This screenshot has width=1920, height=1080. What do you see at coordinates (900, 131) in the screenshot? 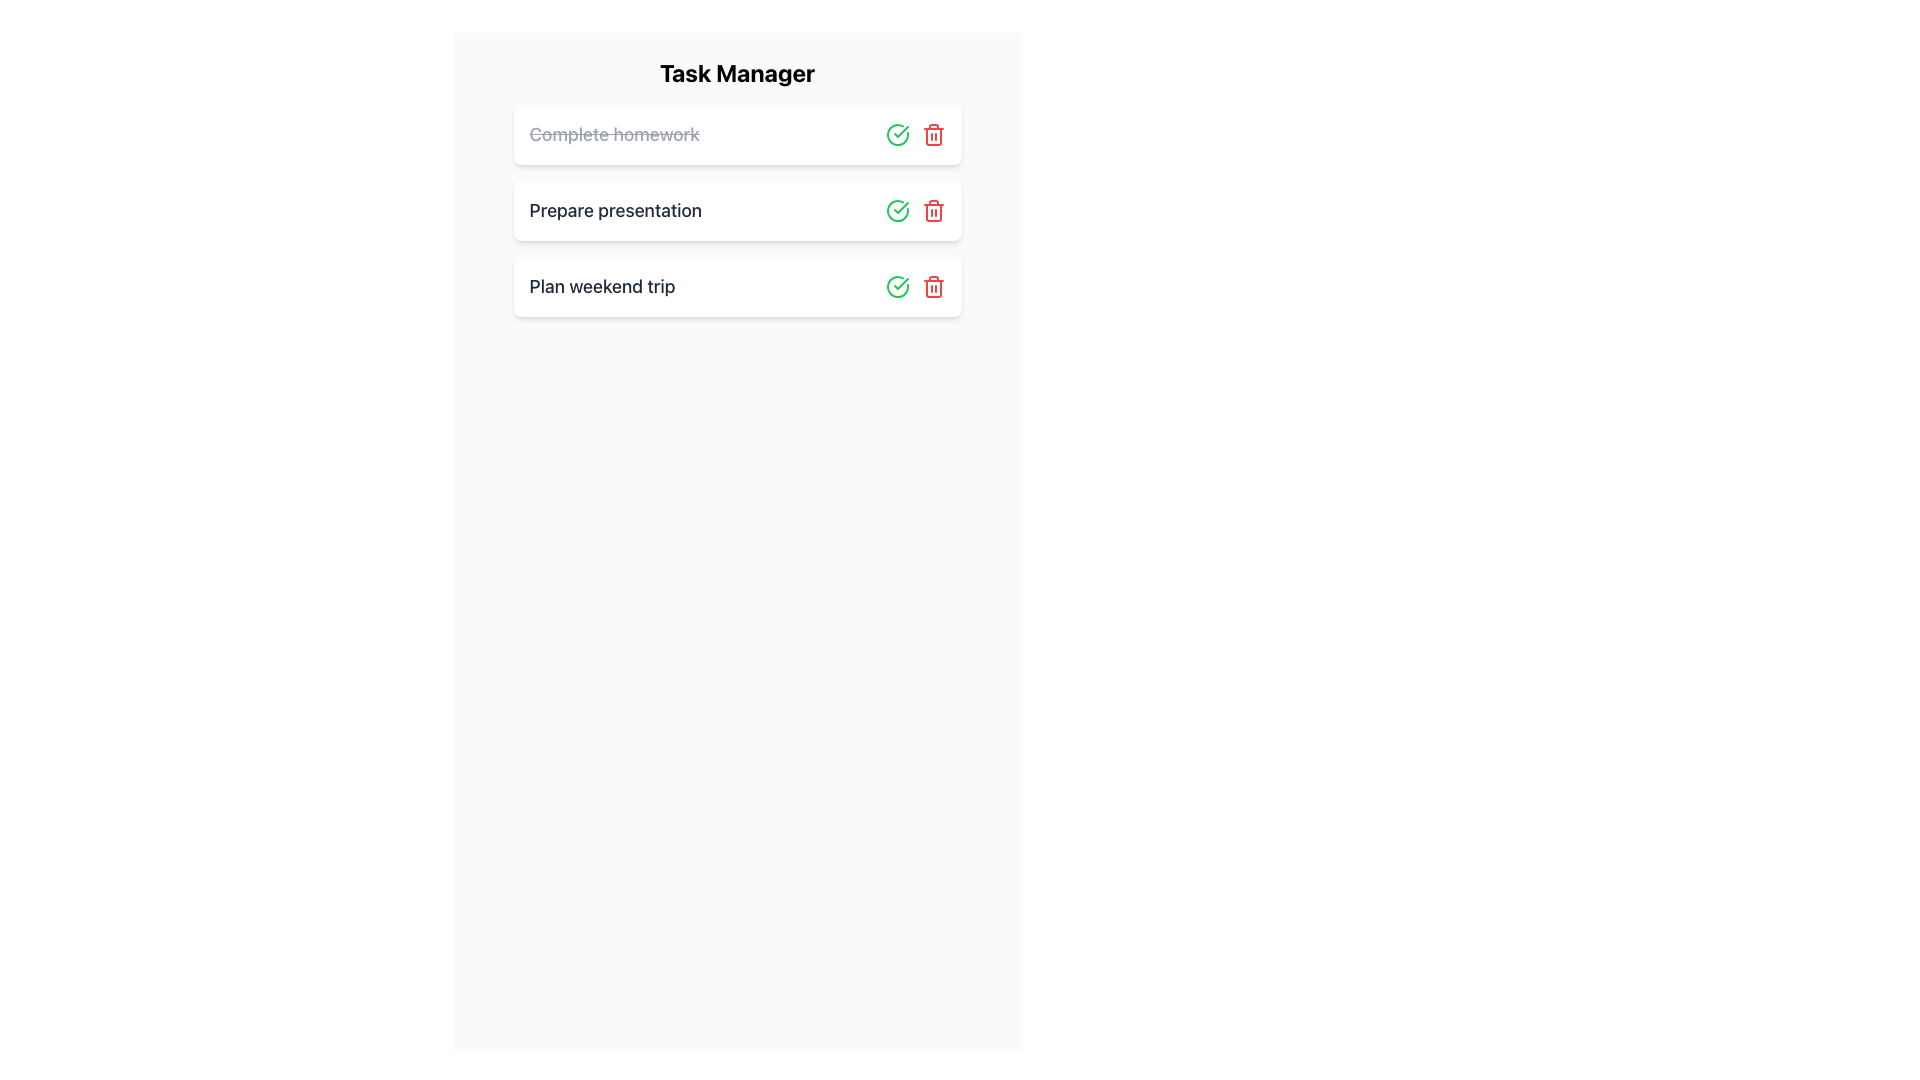
I see `the green checkmark icon in the confirmation indicator located on the right side of the 'Prepare presentation' task entry in the task list interface` at bounding box center [900, 131].